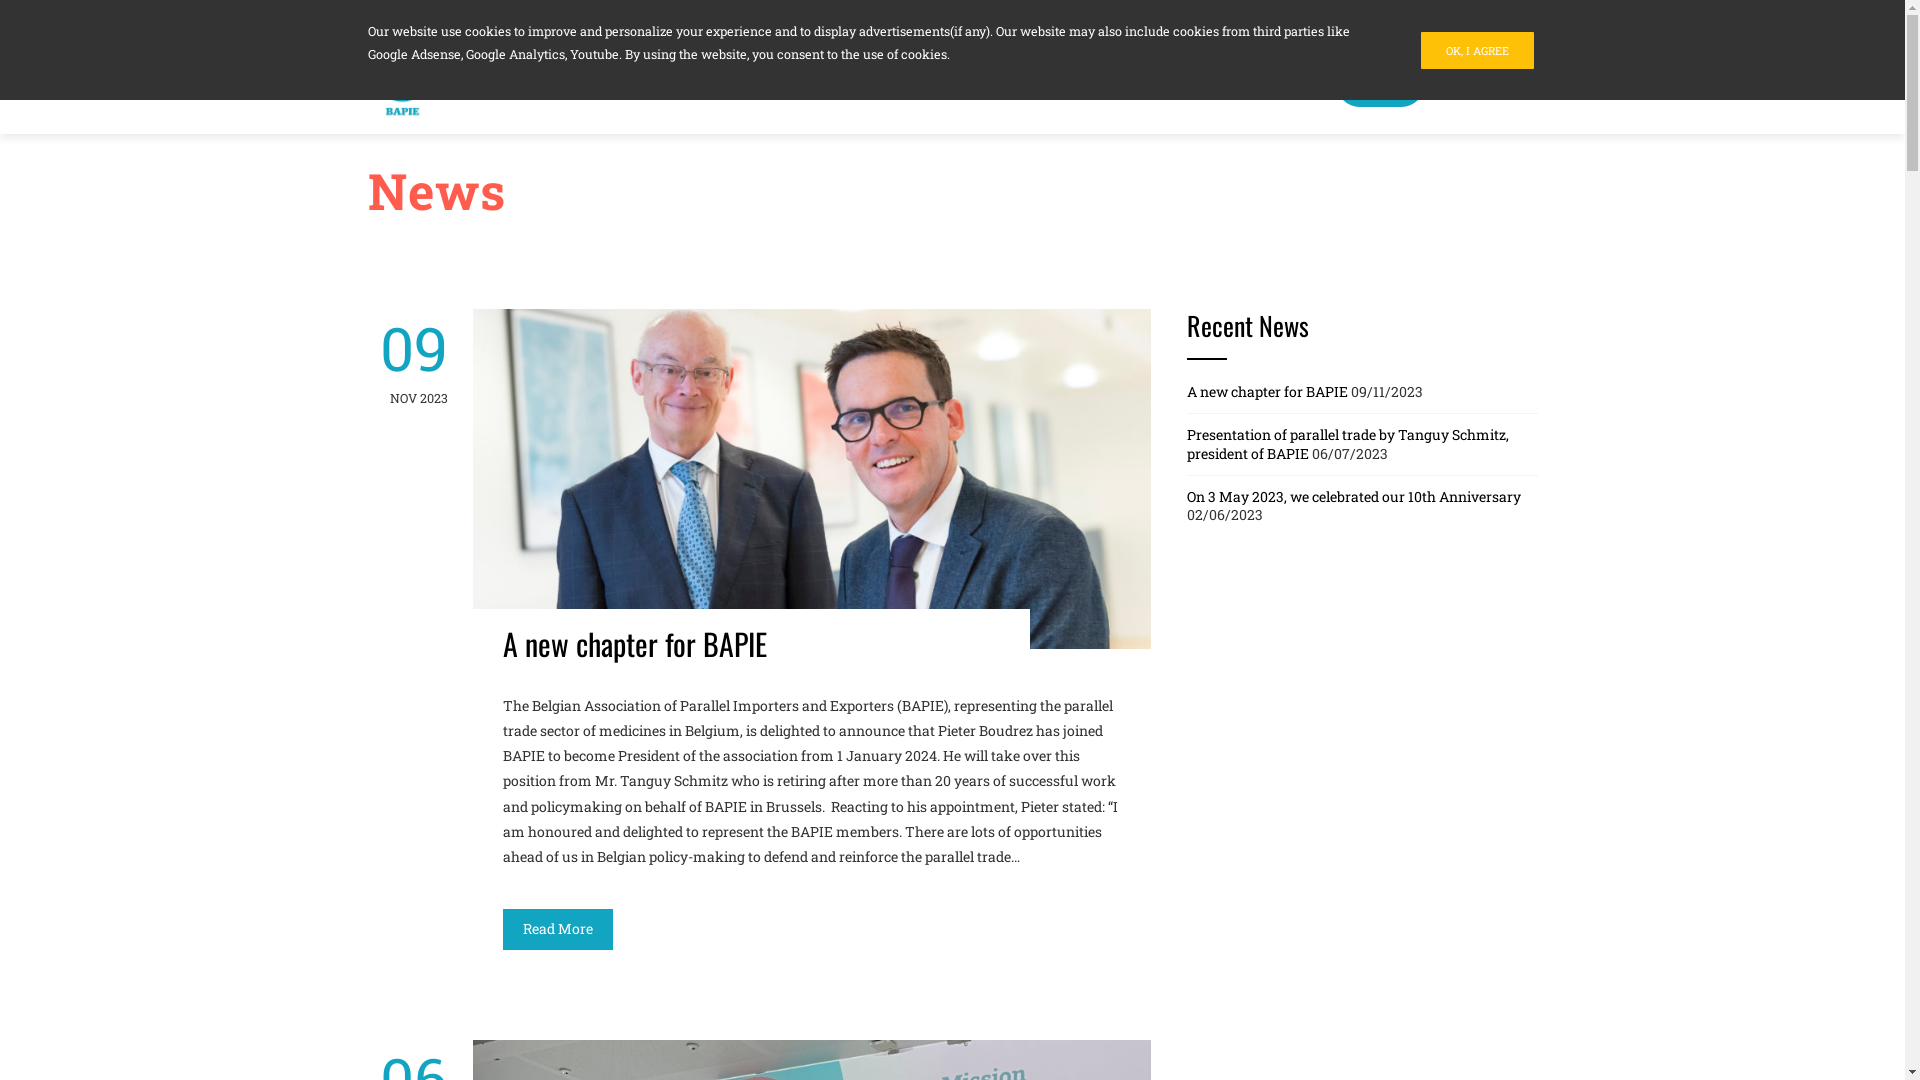  I want to click on 'NEWS', so click(1335, 83).